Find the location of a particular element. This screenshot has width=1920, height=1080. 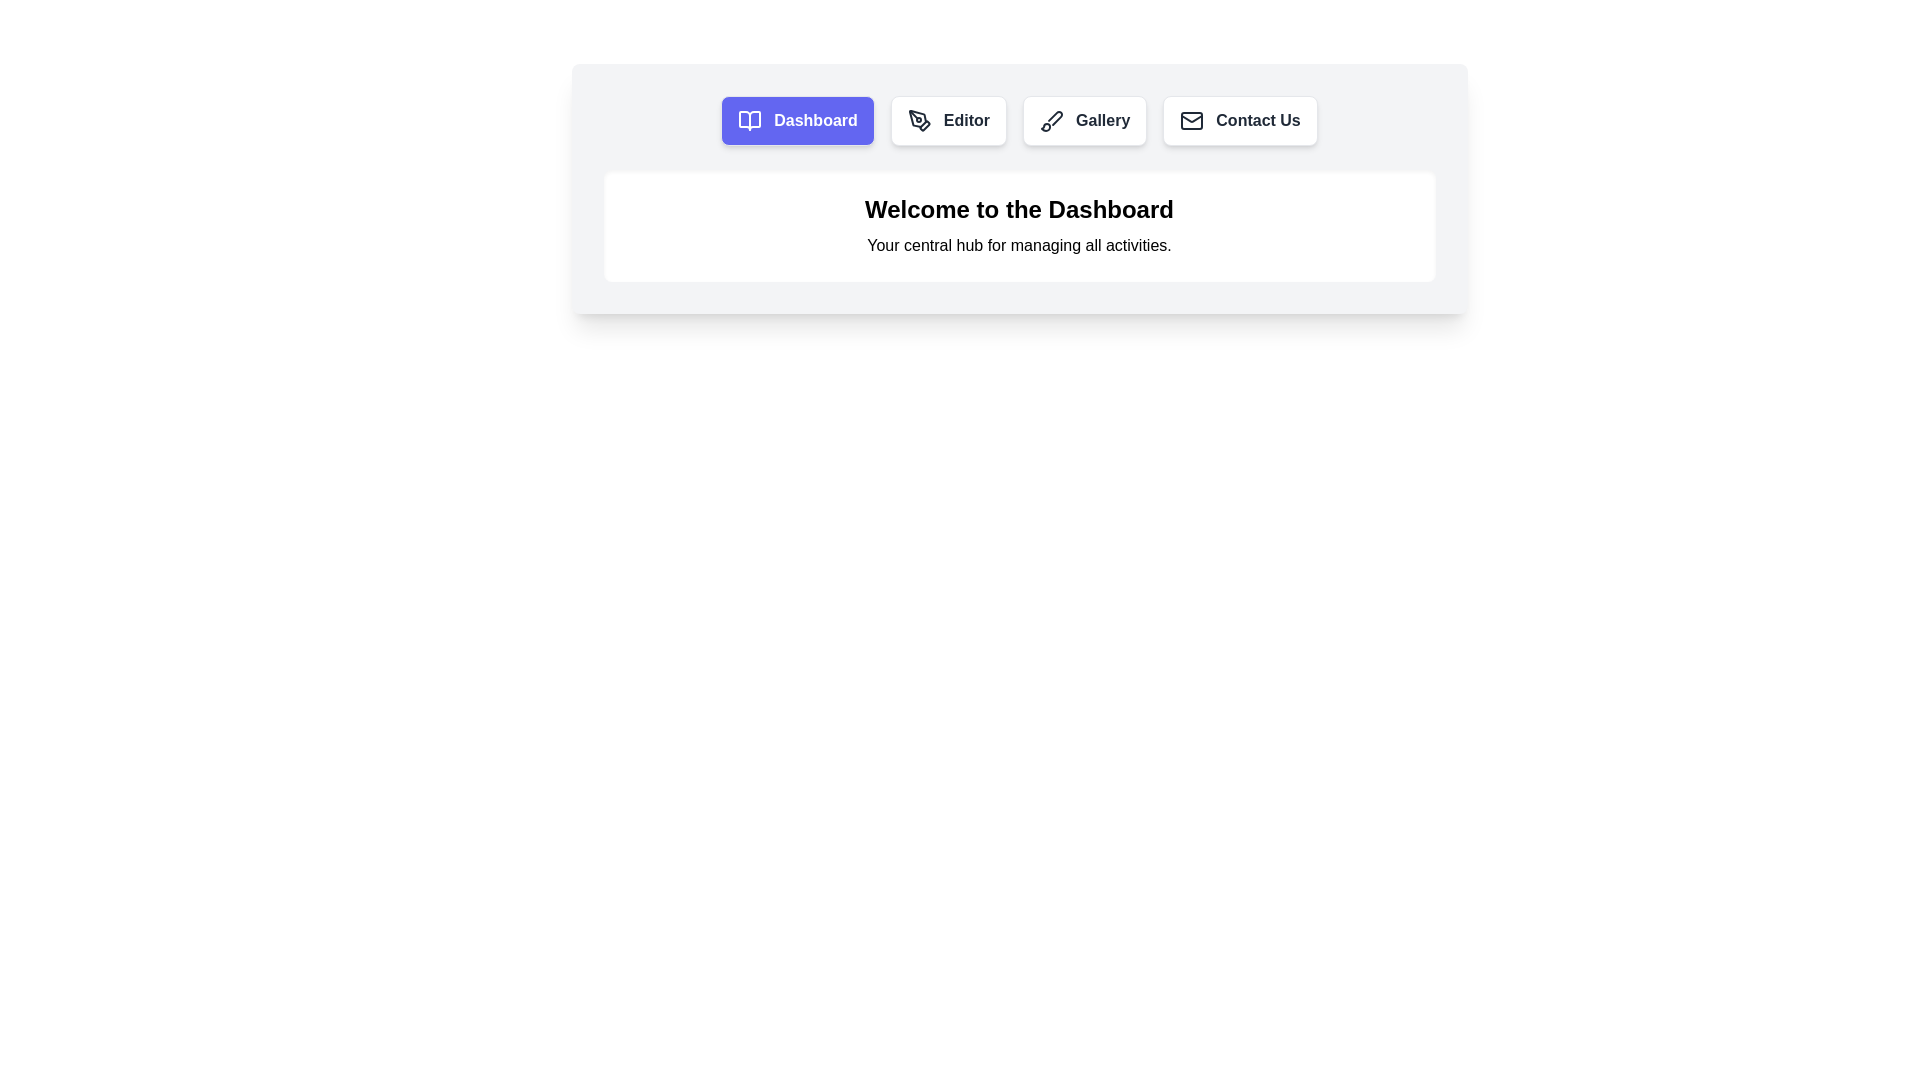

text label within the first button in the navigation bar, which likely navigates to the Dashboard page is located at coordinates (816, 120).